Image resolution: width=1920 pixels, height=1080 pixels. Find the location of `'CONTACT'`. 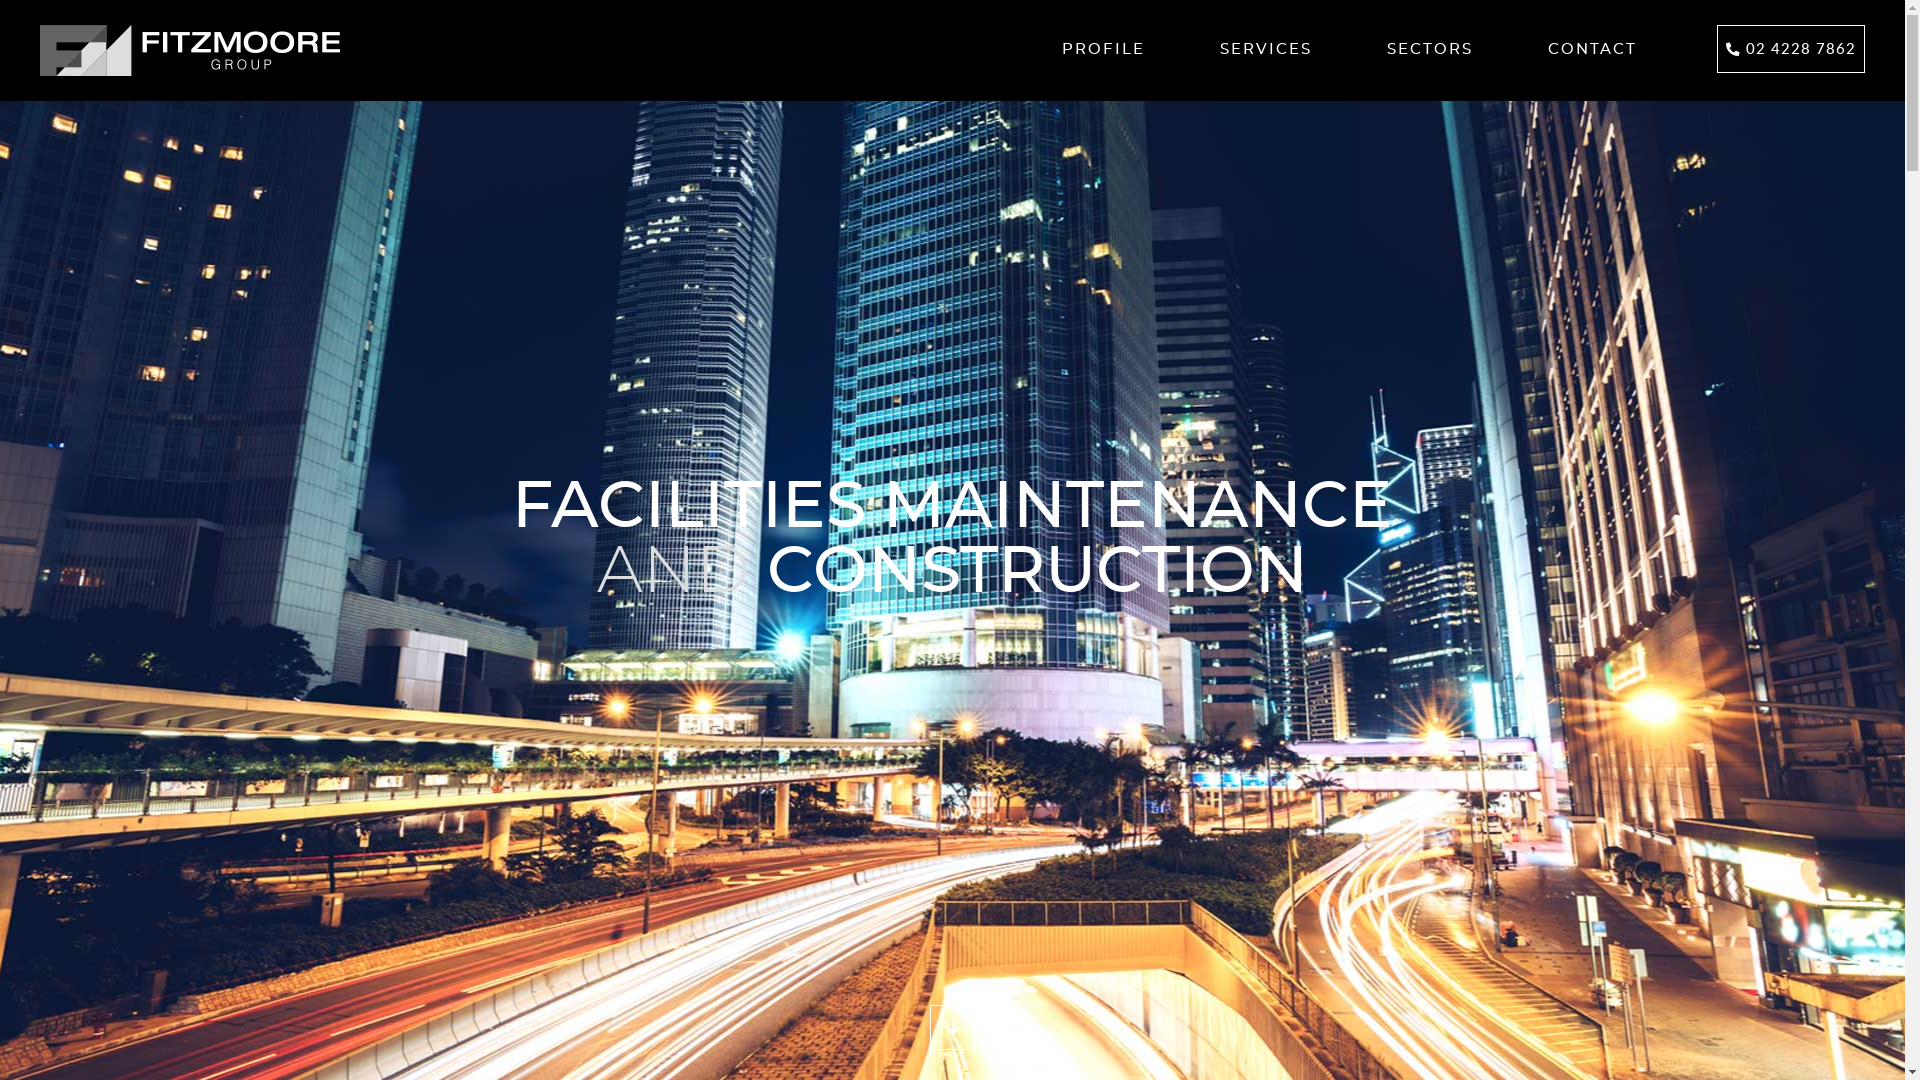

'CONTACT' is located at coordinates (1591, 48).